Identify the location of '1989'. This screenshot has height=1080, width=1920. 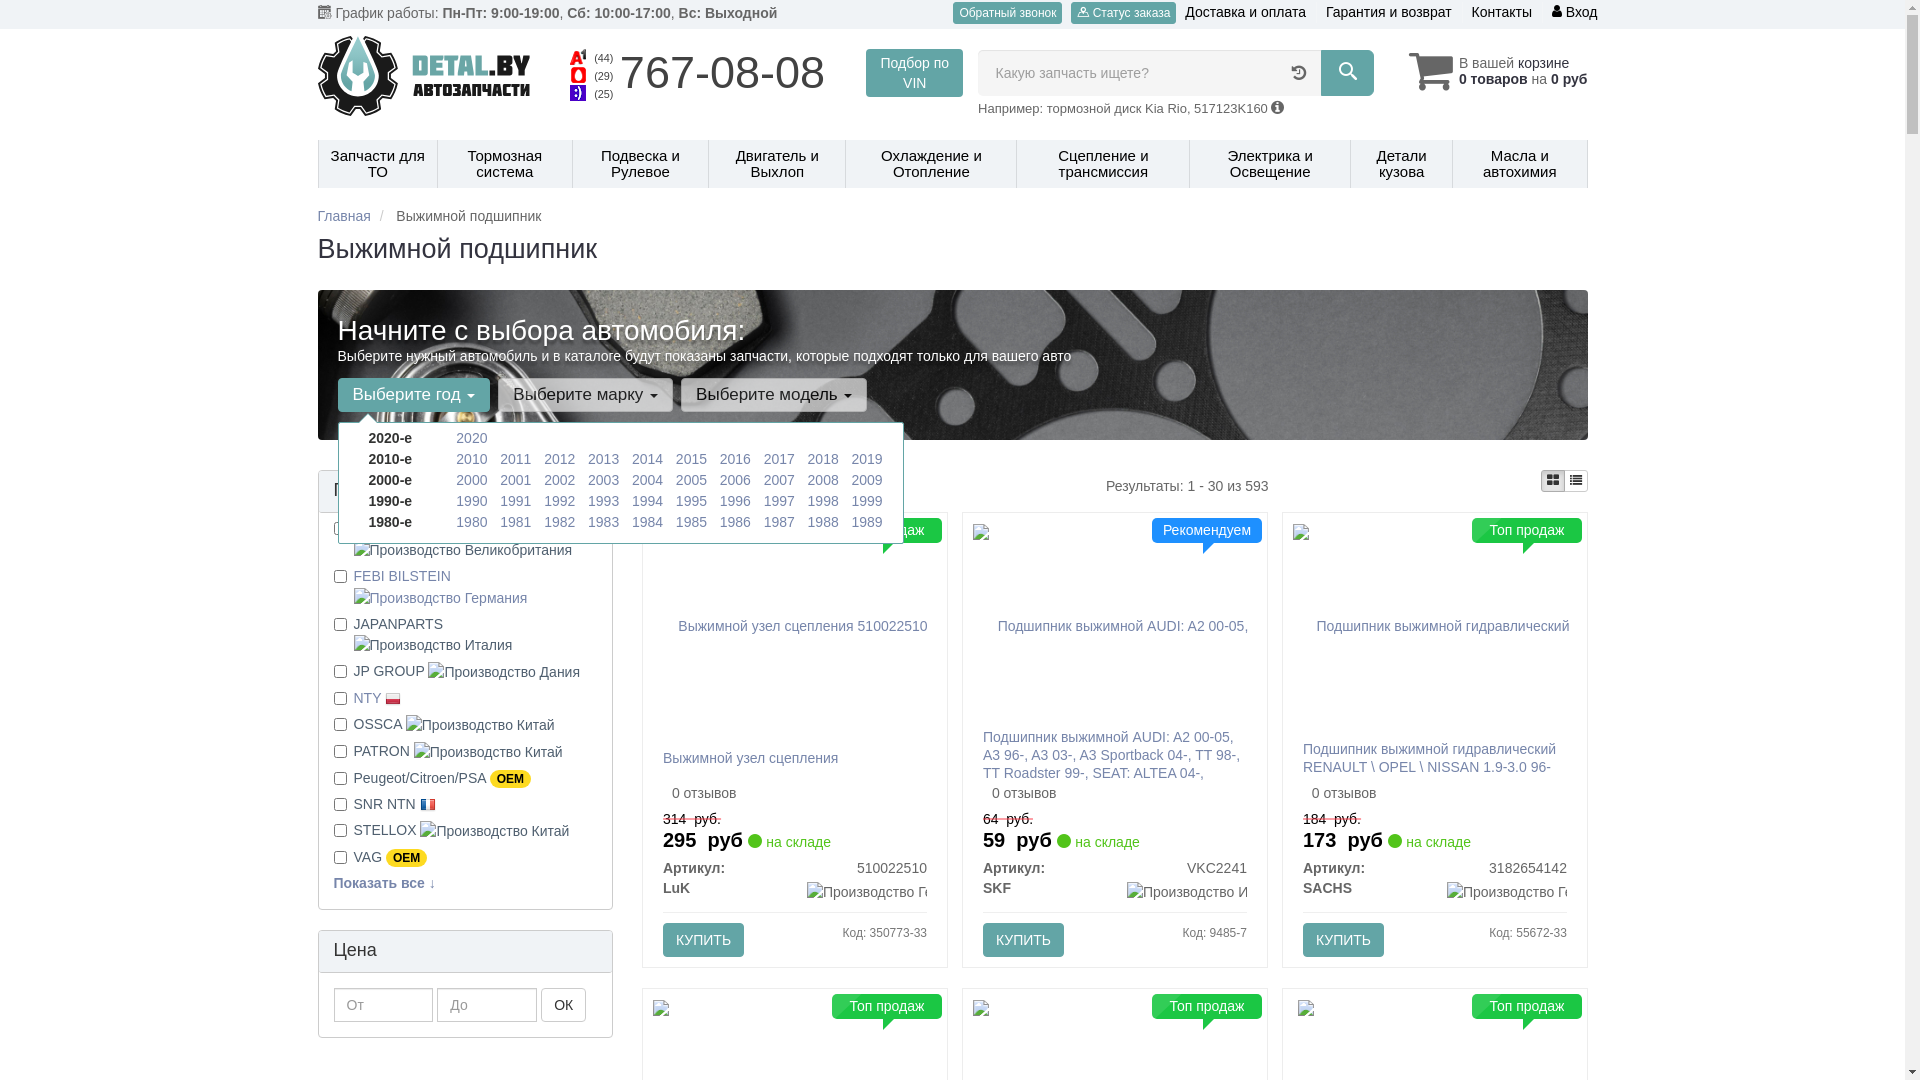
(866, 520).